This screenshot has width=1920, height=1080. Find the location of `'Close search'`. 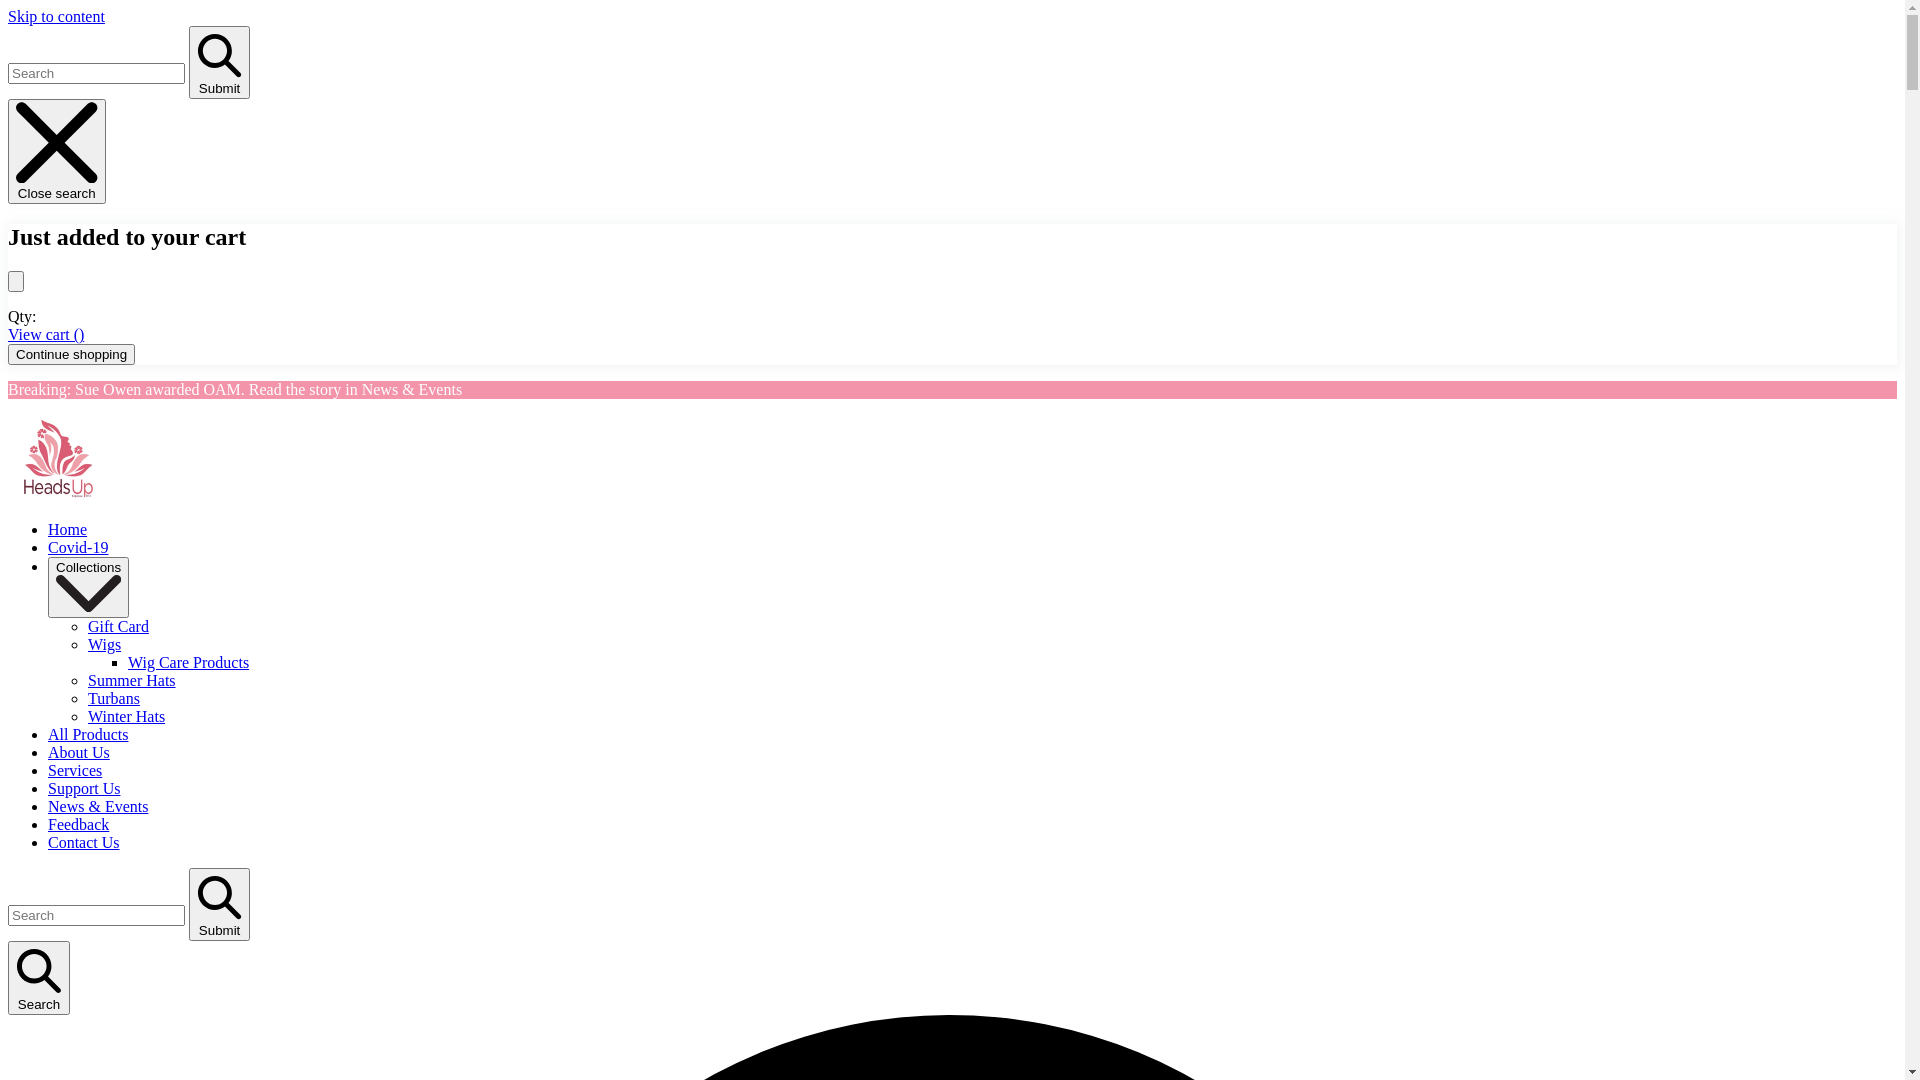

'Close search' is located at coordinates (8, 150).